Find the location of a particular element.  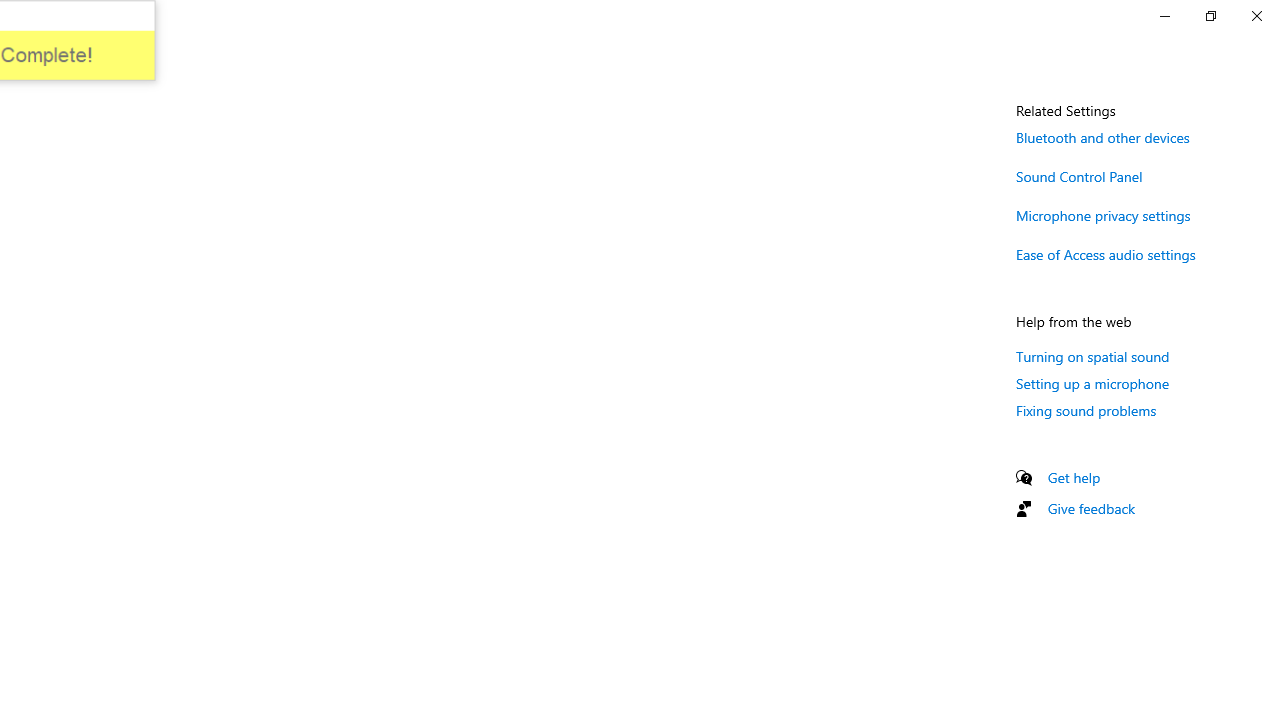

'Ease of Access audio settings' is located at coordinates (1104, 253).